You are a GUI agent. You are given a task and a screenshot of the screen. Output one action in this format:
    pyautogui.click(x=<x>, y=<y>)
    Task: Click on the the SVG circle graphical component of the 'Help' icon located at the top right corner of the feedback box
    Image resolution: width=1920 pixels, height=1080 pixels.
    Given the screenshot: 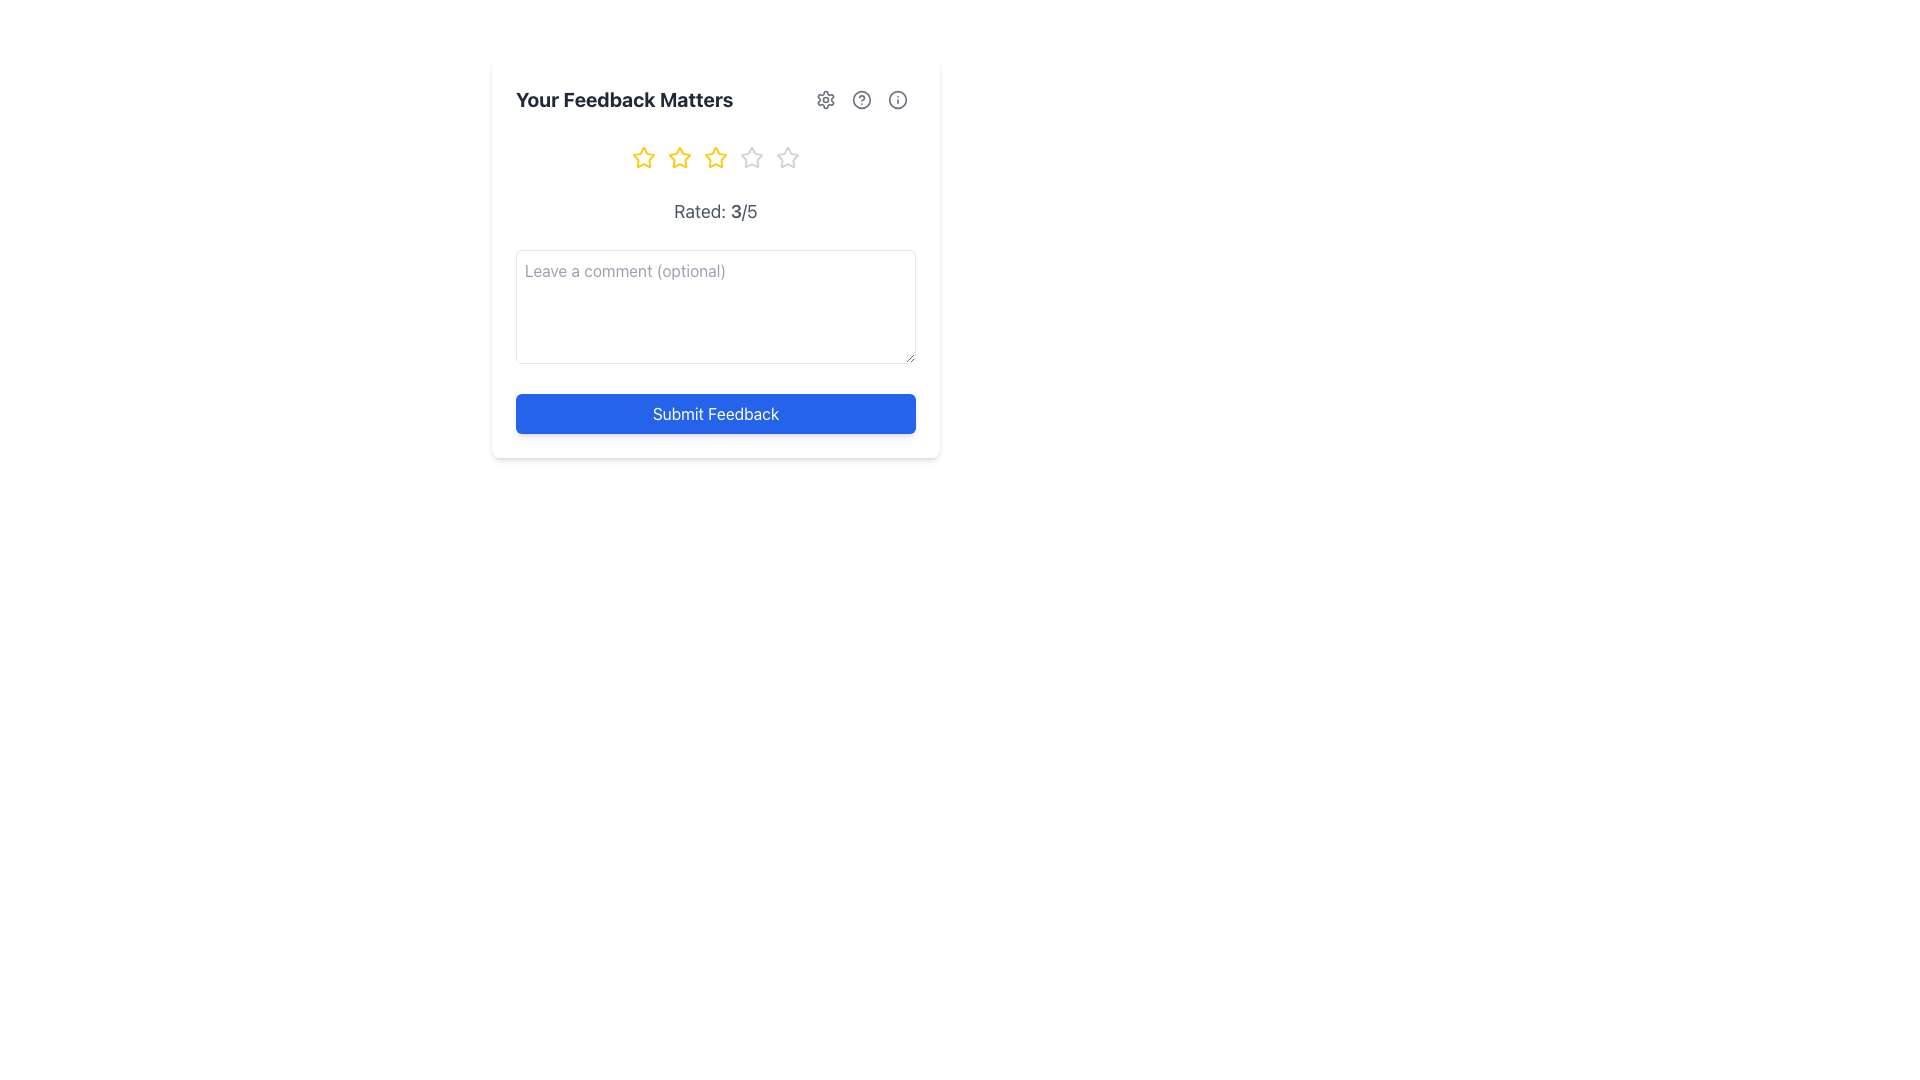 What is the action you would take?
    pyautogui.click(x=862, y=100)
    